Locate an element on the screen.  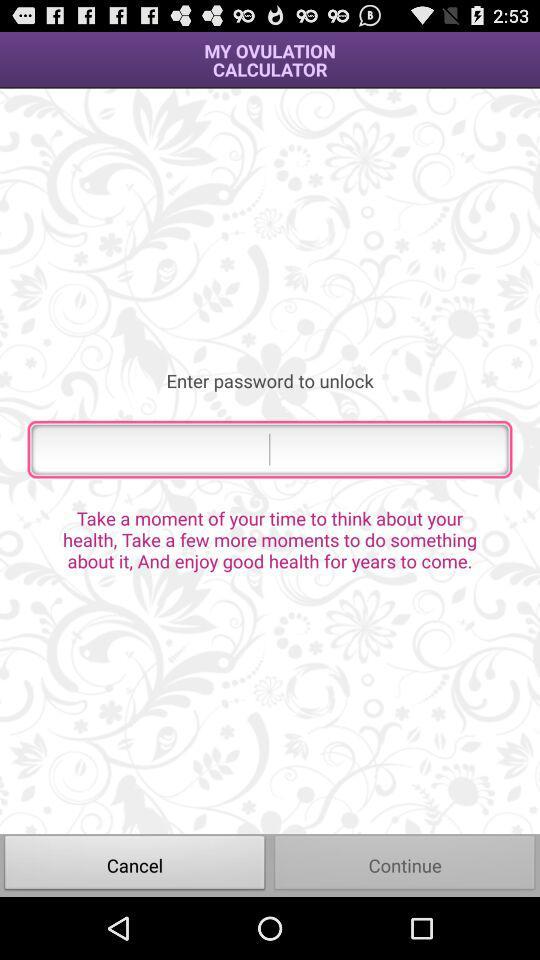
type in the password is located at coordinates (270, 449).